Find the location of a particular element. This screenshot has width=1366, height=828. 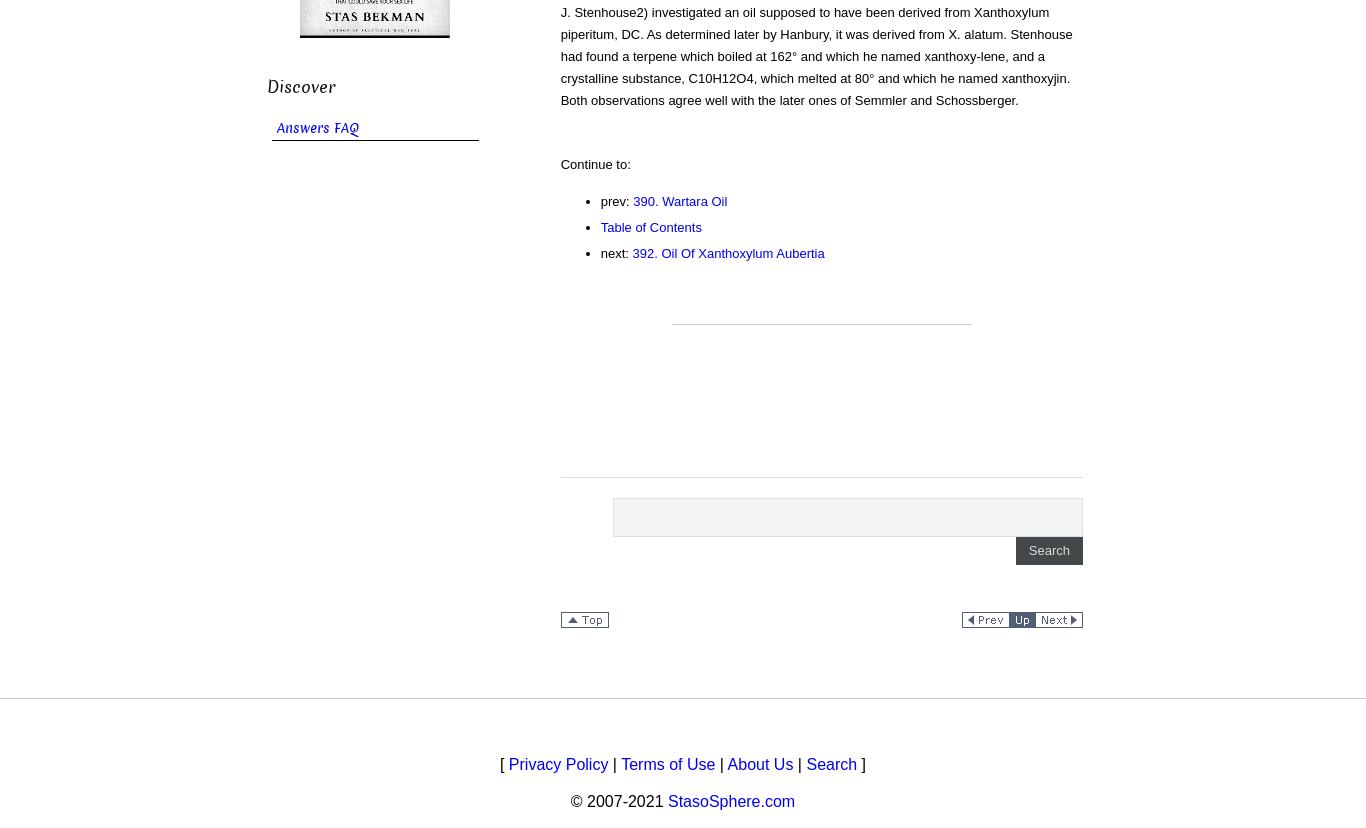

']' is located at coordinates (860, 763).